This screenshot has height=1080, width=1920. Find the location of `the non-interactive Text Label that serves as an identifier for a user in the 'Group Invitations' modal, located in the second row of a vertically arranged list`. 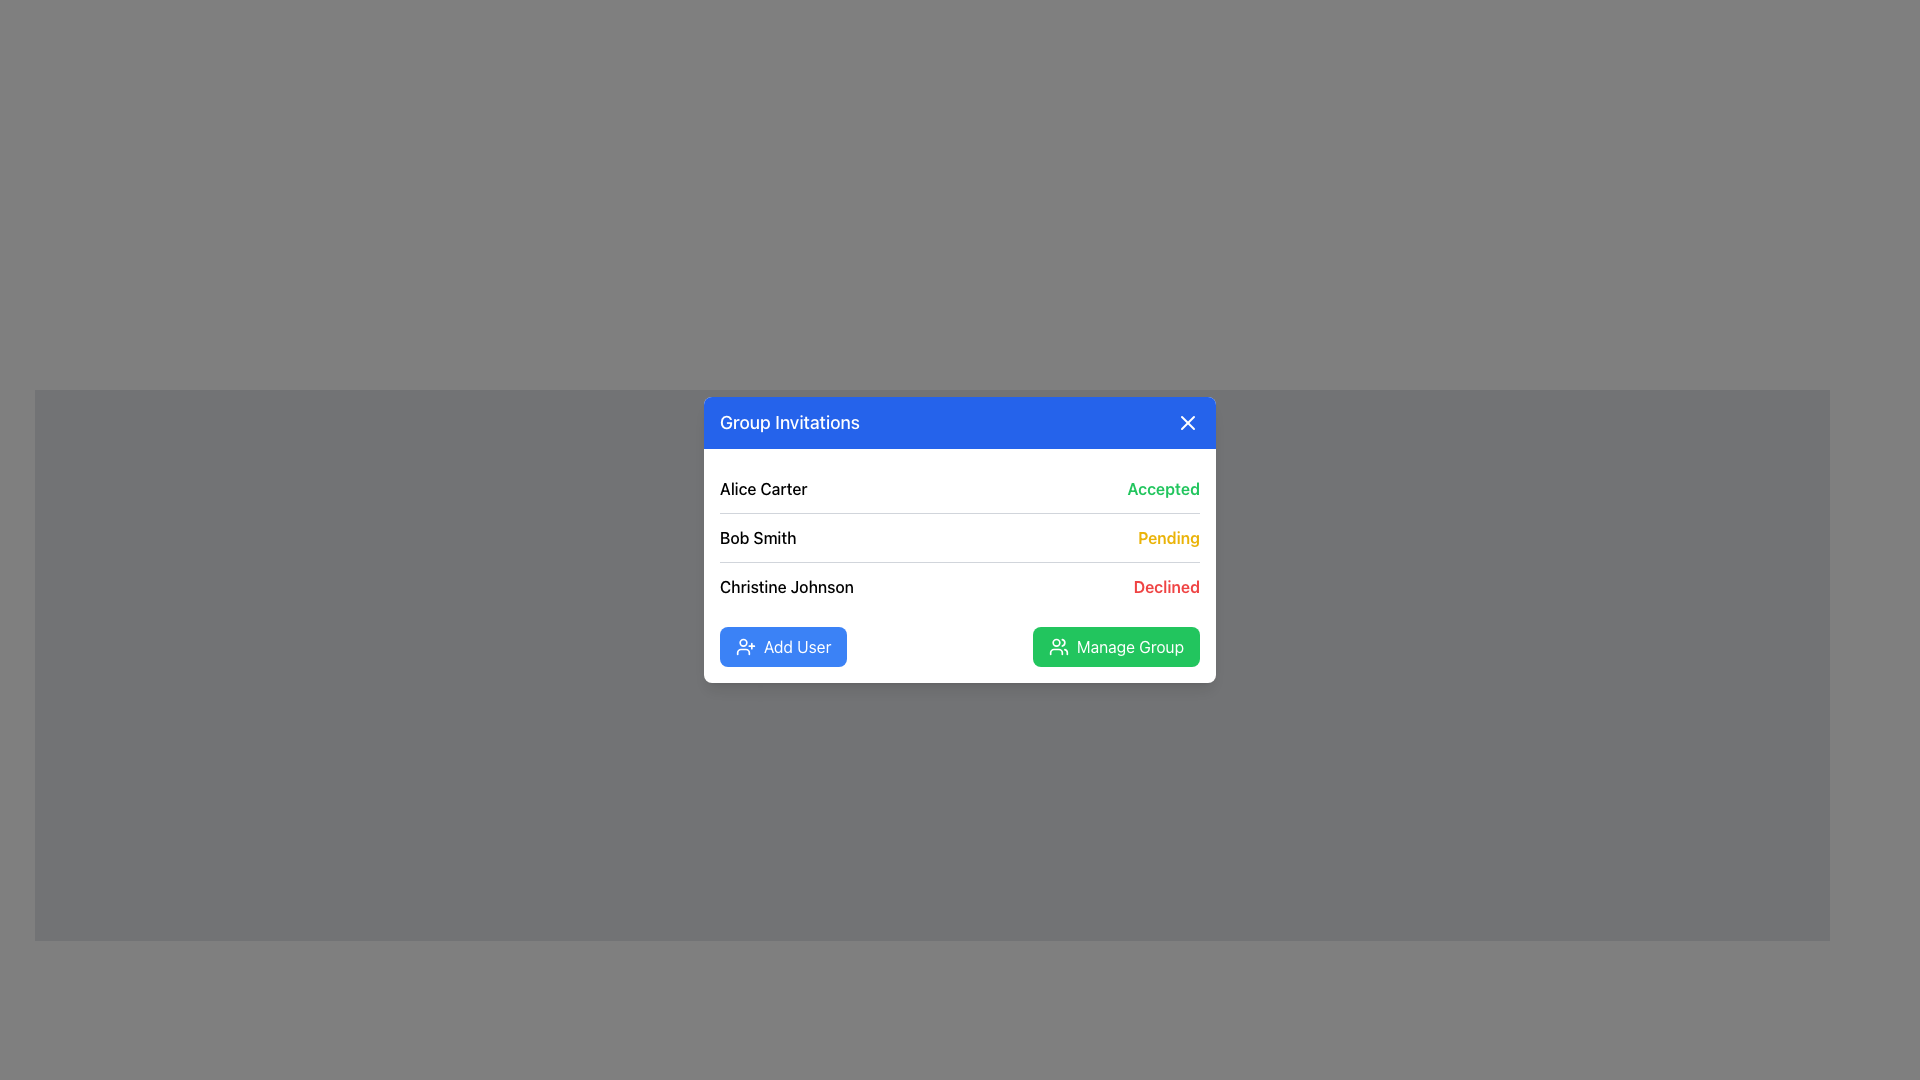

the non-interactive Text Label that serves as an identifier for a user in the 'Group Invitations' modal, located in the second row of a vertically arranged list is located at coordinates (757, 536).